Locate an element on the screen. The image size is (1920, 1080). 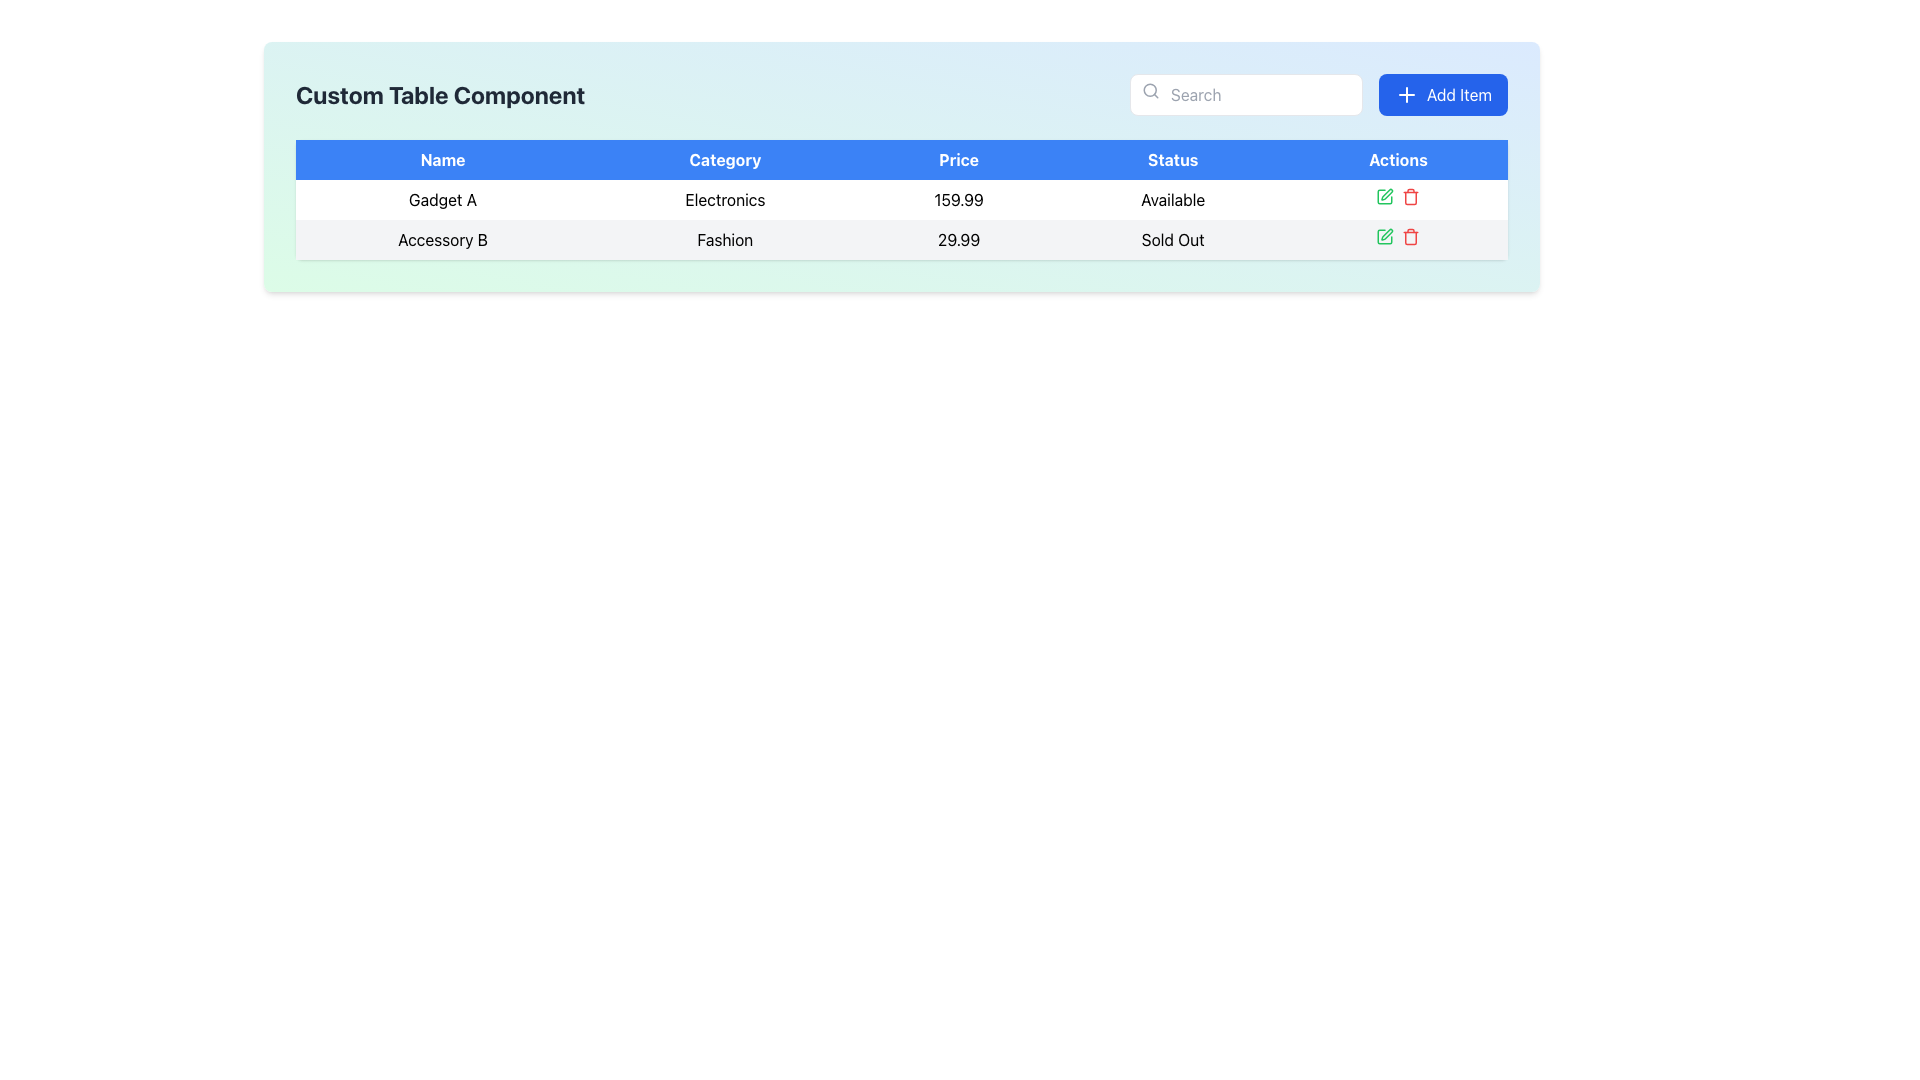
the 'Electronics' text label in the second column of the first row of the table, which is styled with padding and a plain black font is located at coordinates (724, 200).